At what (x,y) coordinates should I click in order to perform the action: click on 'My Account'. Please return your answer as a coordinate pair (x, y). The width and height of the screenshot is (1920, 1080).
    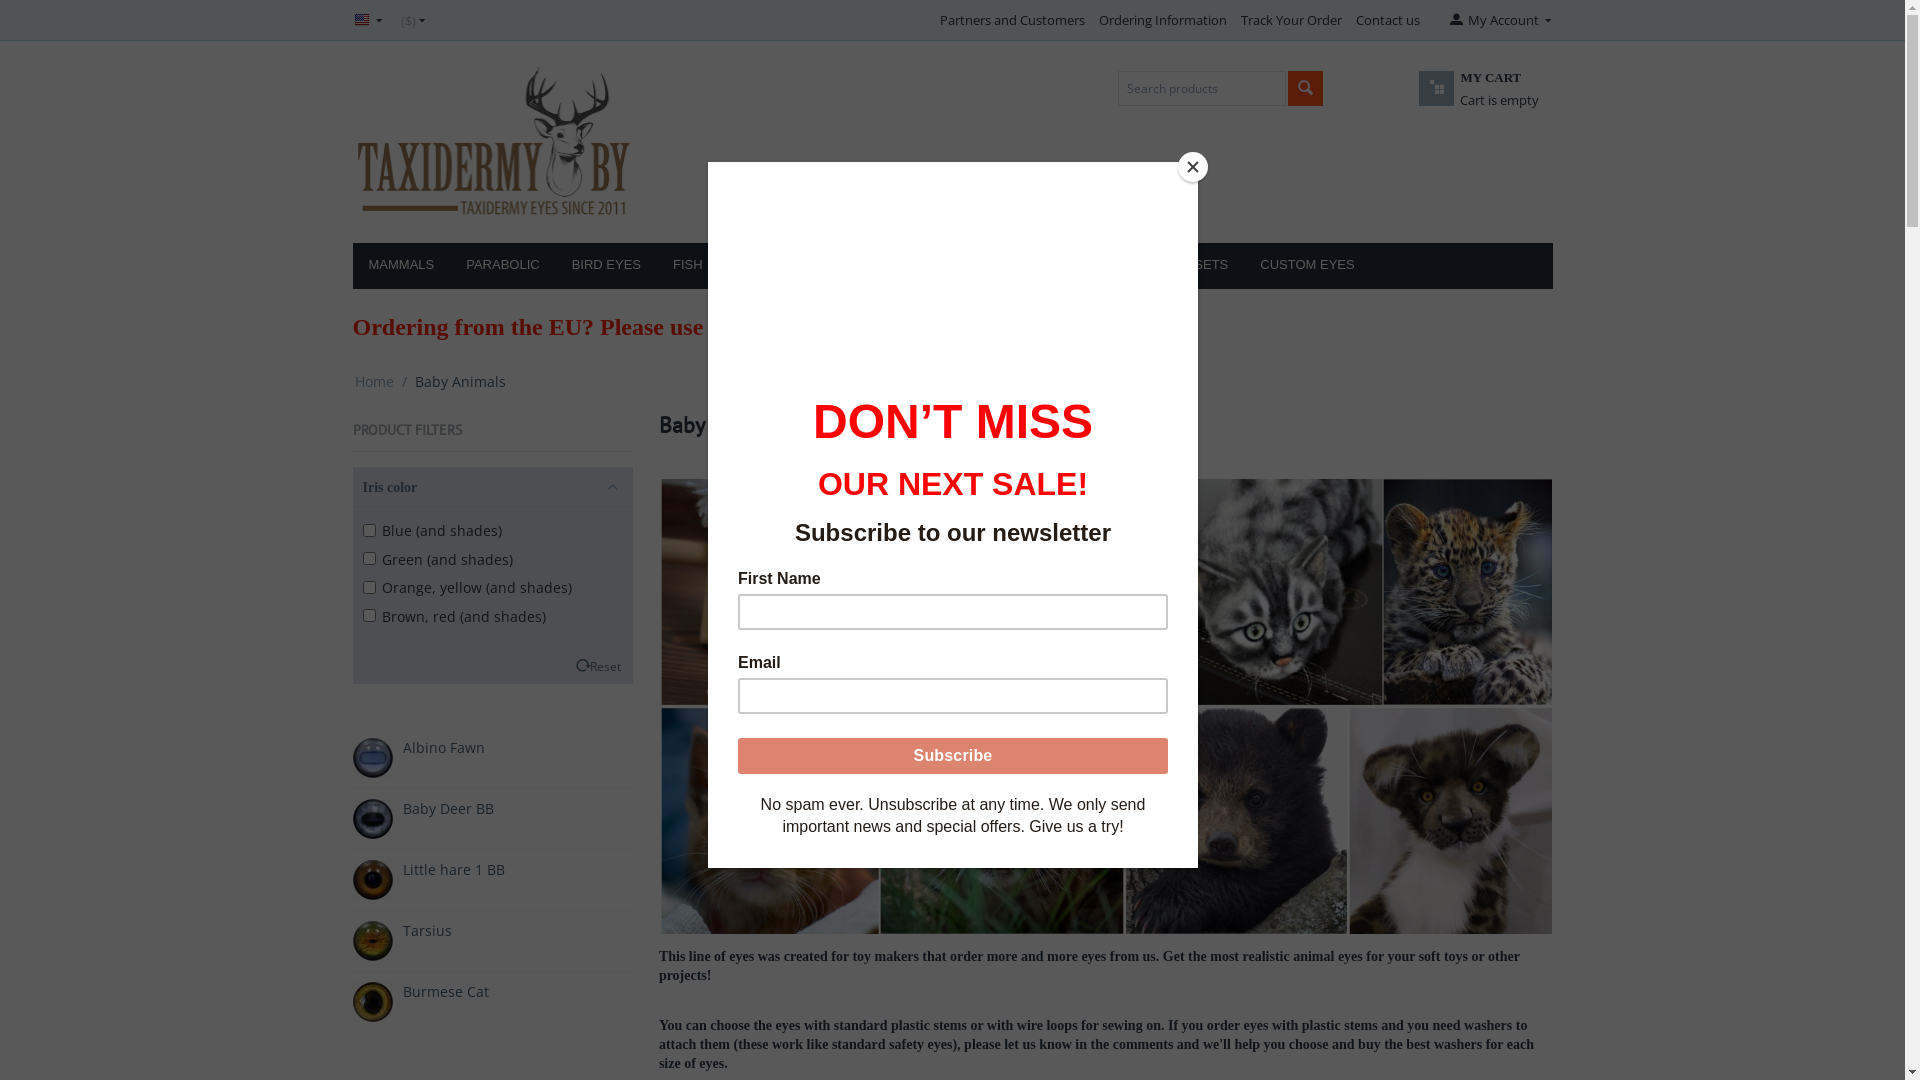
    Looking at the image, I should click on (1498, 19).